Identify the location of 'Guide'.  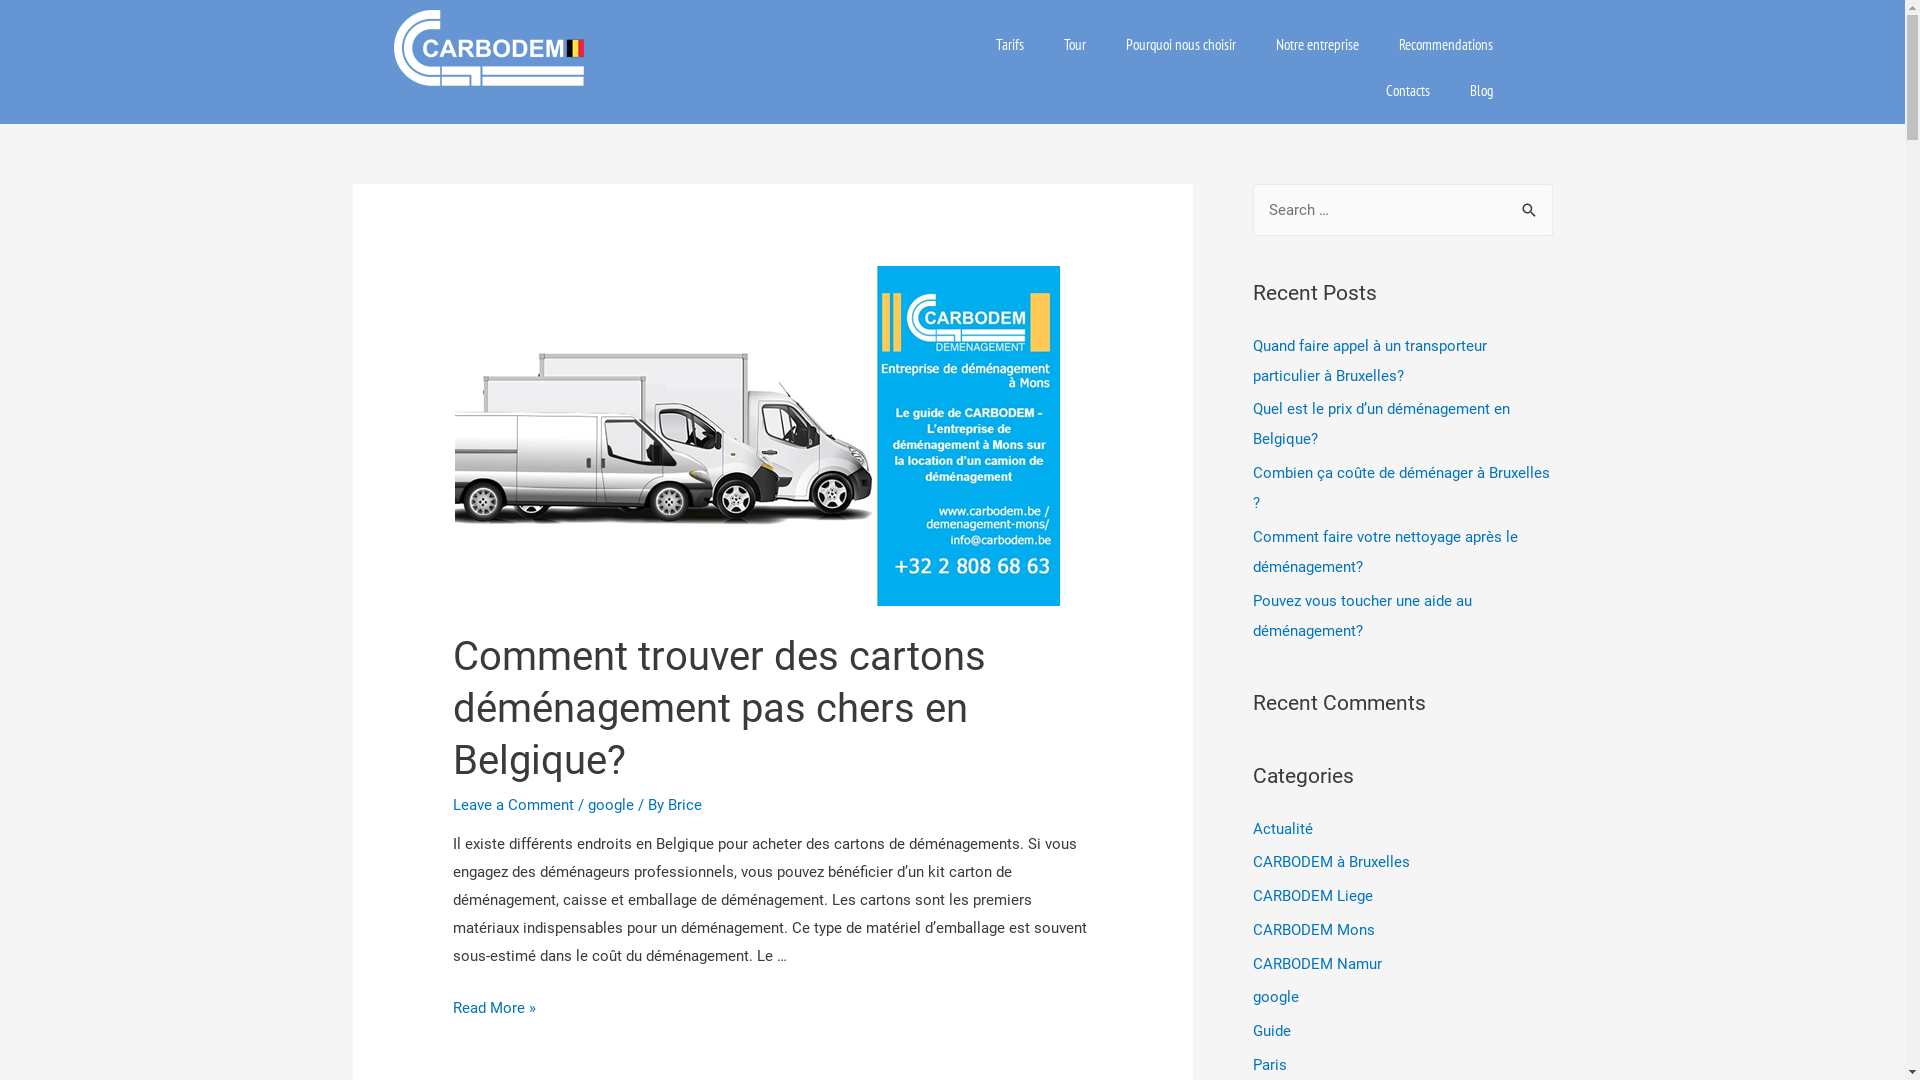
(1270, 1030).